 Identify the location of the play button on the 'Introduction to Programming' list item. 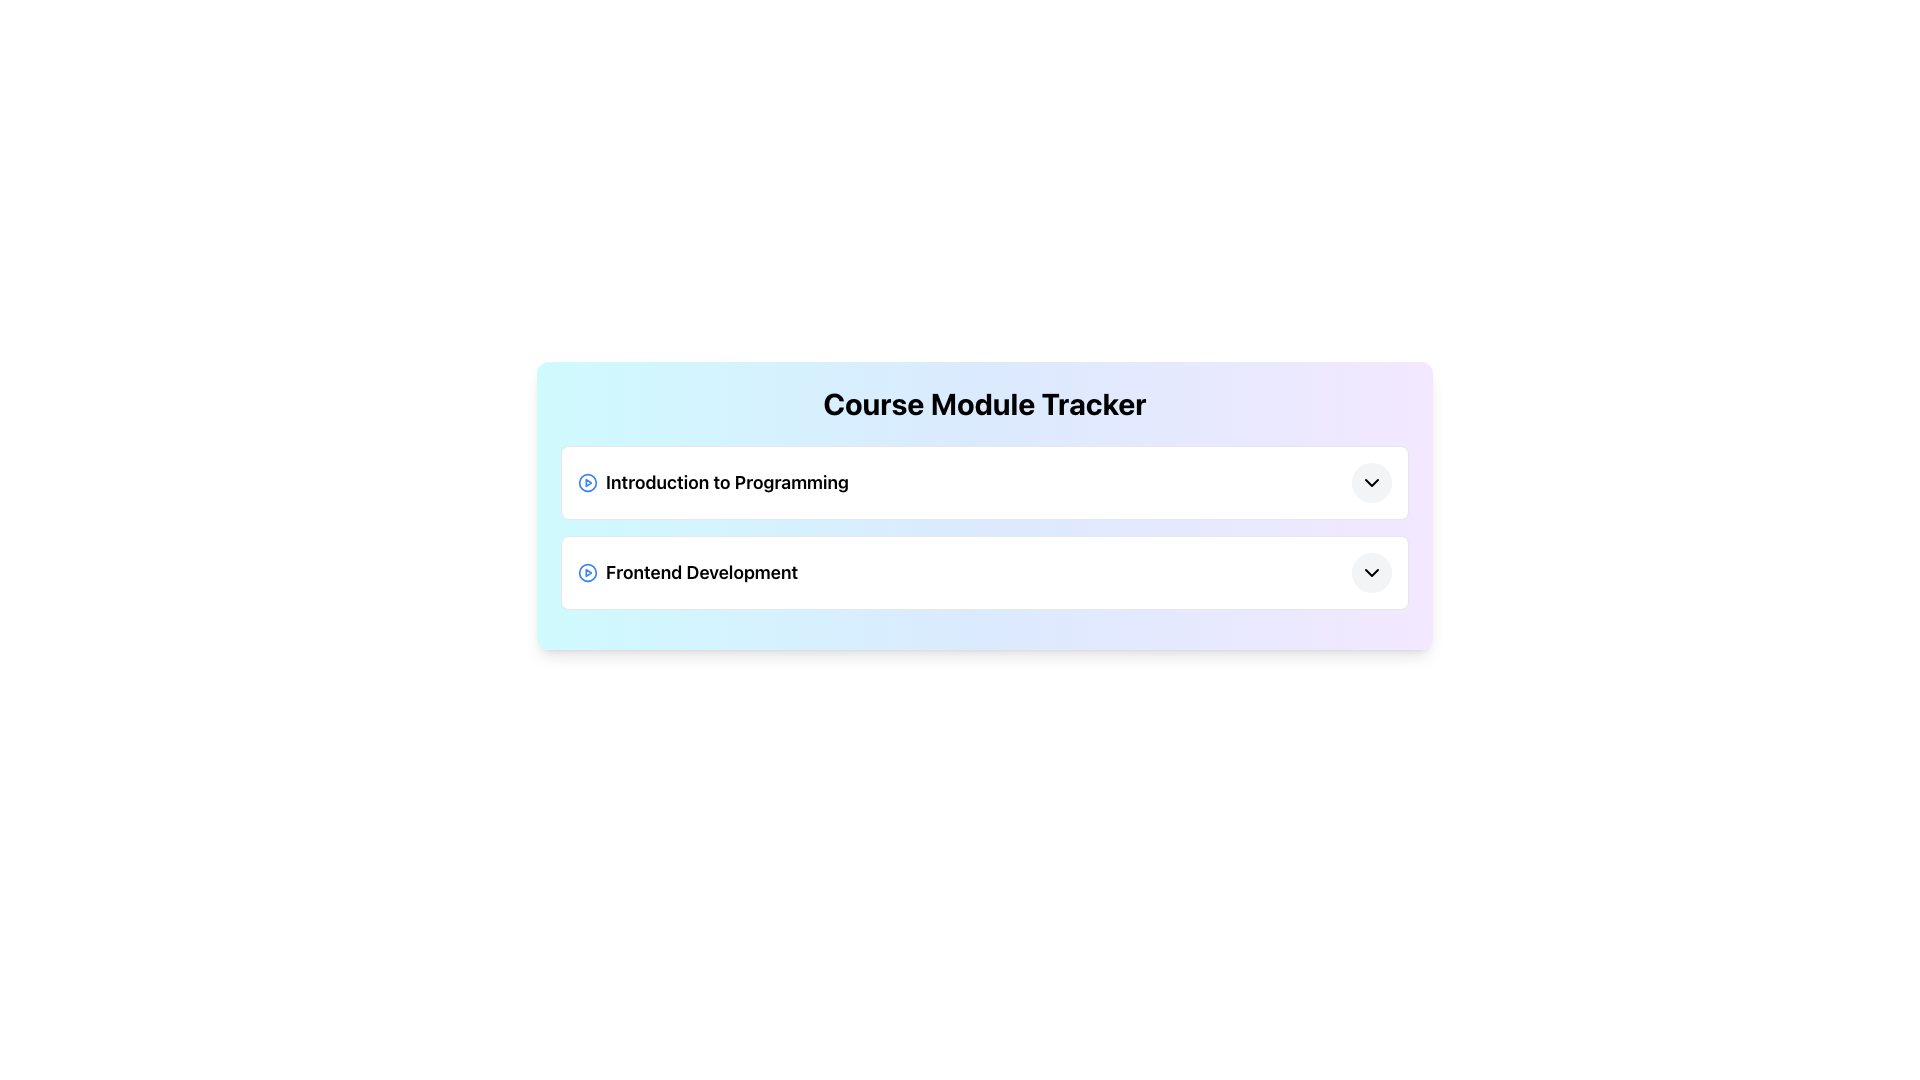
(984, 482).